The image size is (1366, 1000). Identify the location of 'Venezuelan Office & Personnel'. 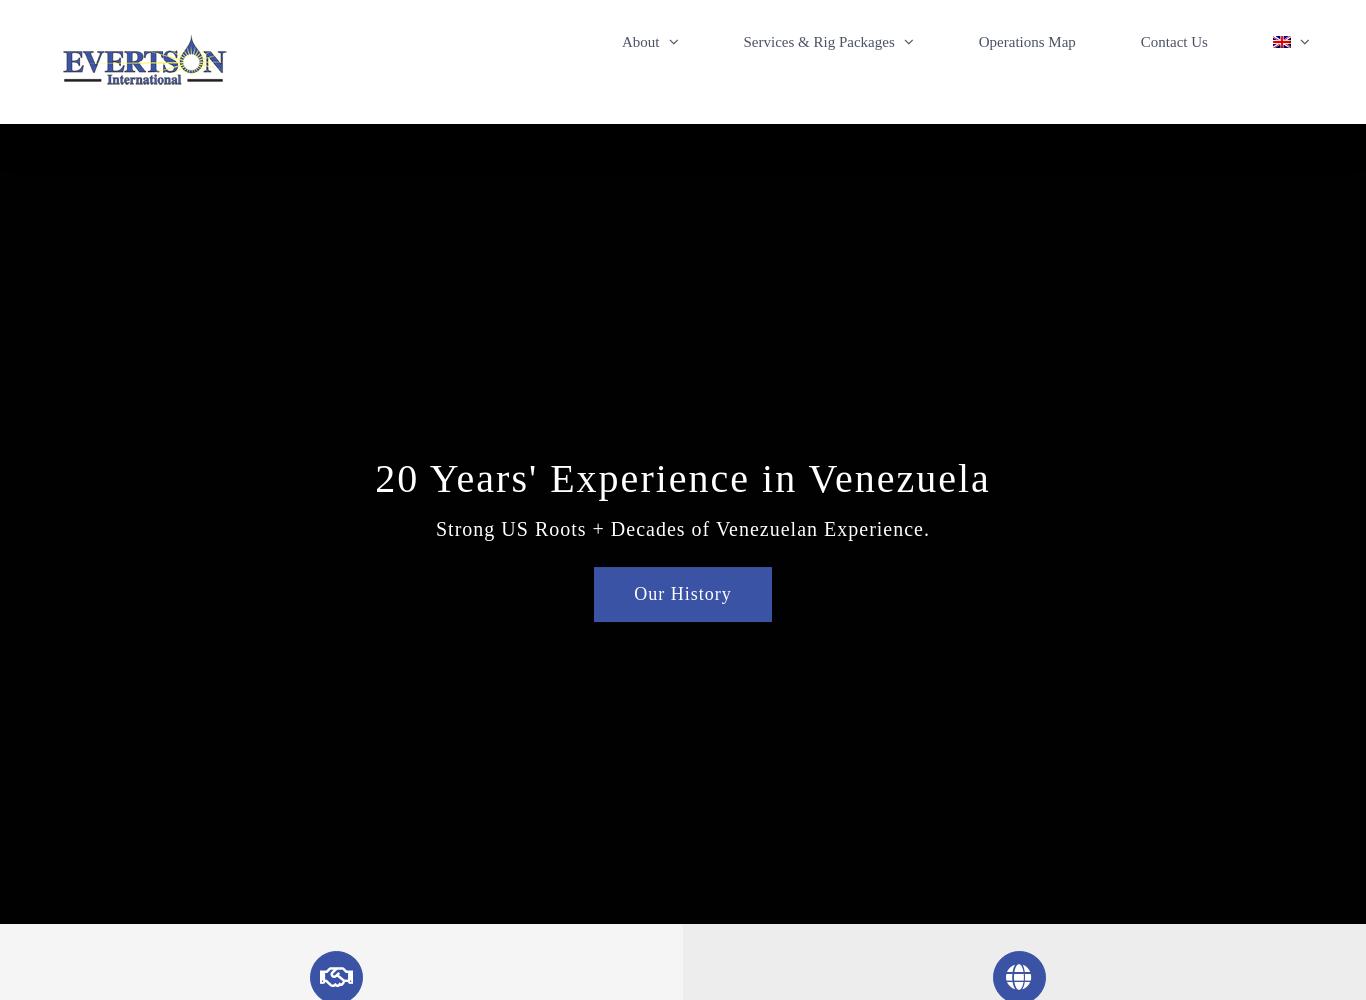
(747, 194).